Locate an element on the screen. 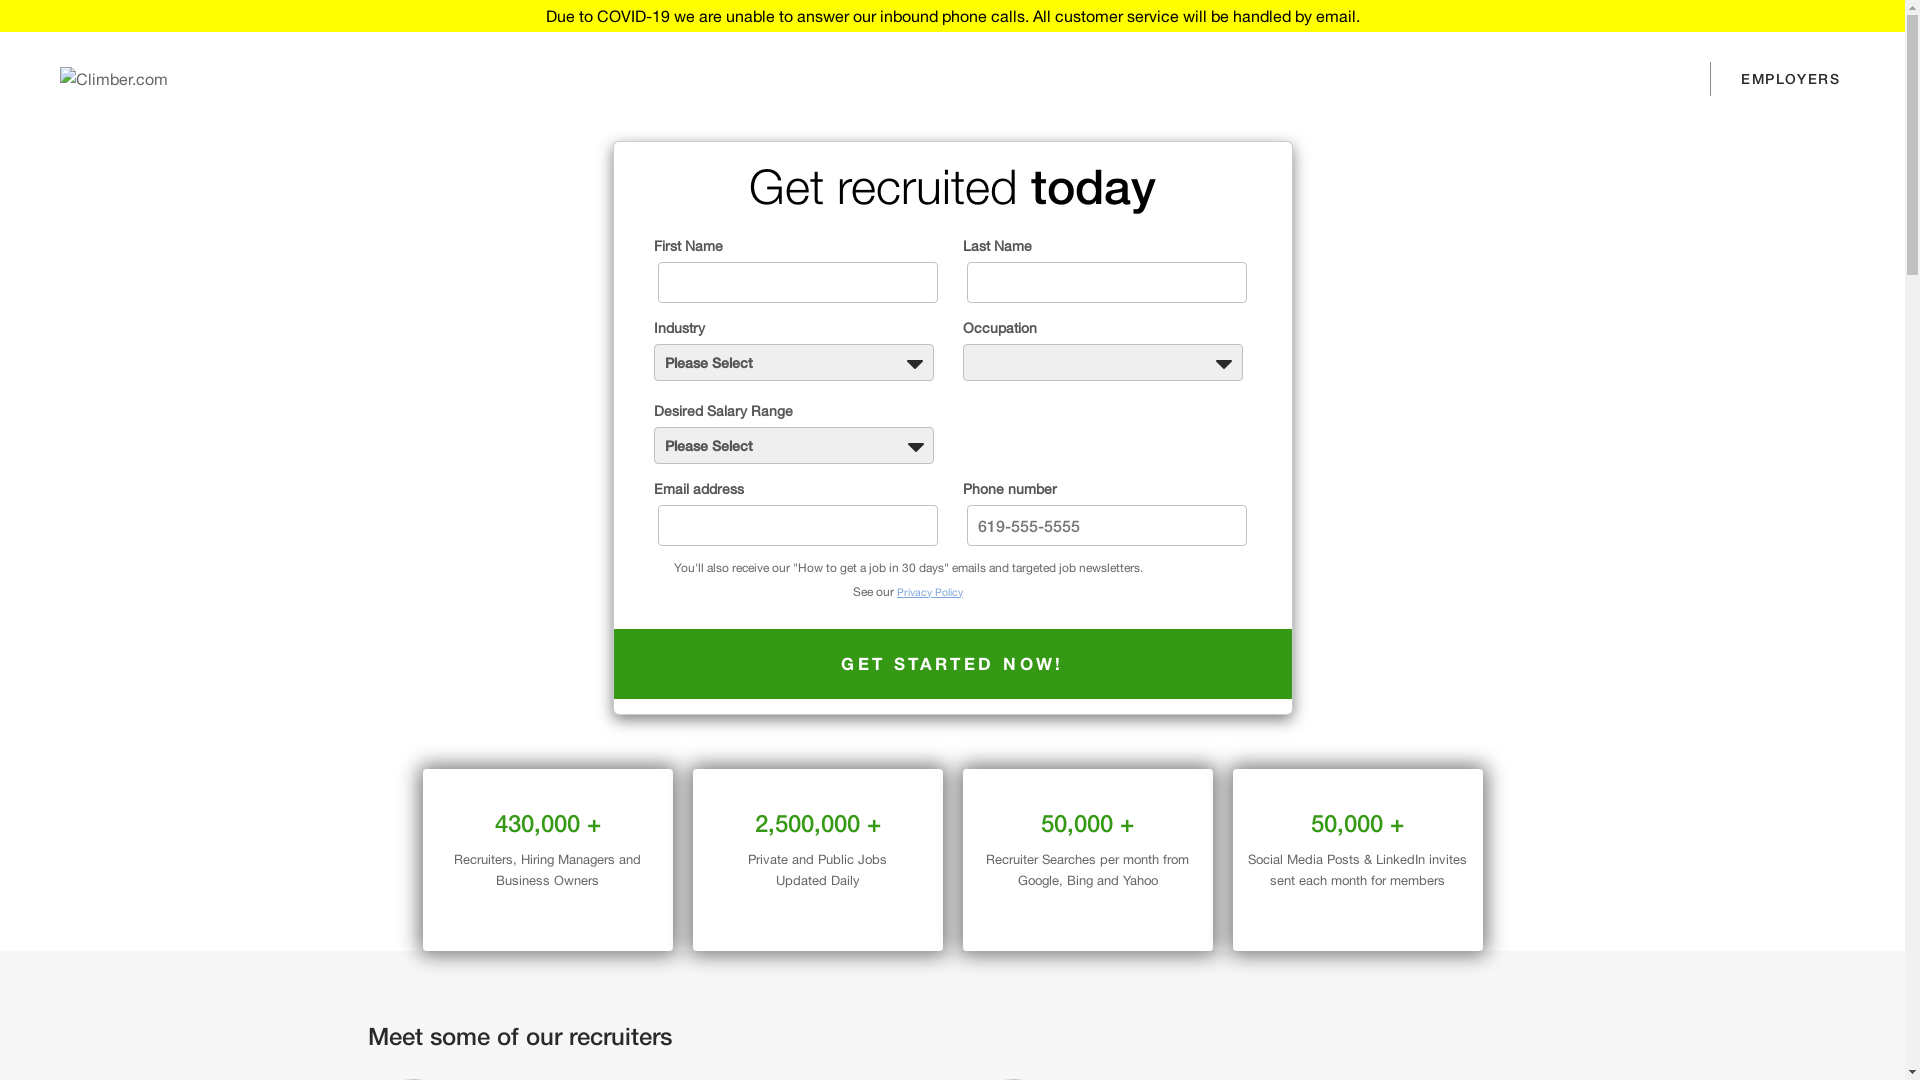 The height and width of the screenshot is (1080, 1920). 'EMPLOYERS' is located at coordinates (1790, 77).